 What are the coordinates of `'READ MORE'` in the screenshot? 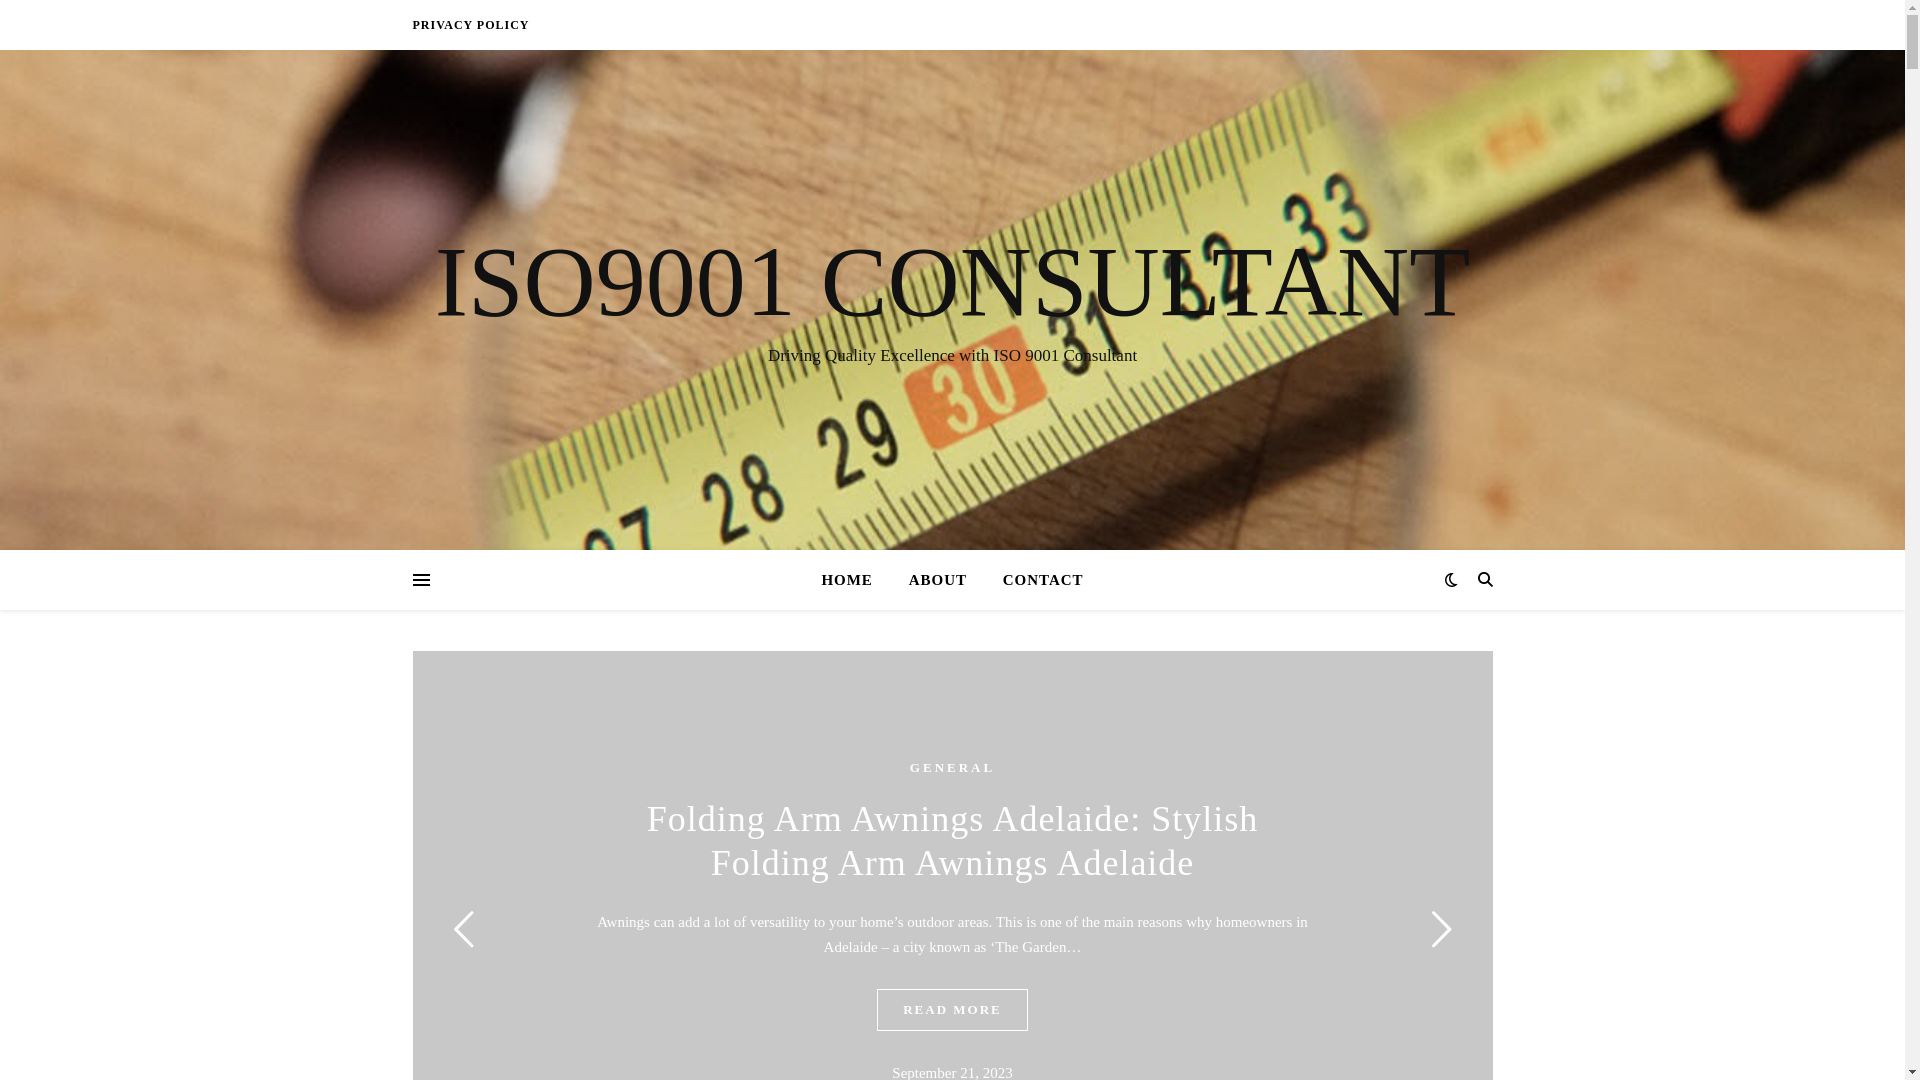 It's located at (877, 1010).